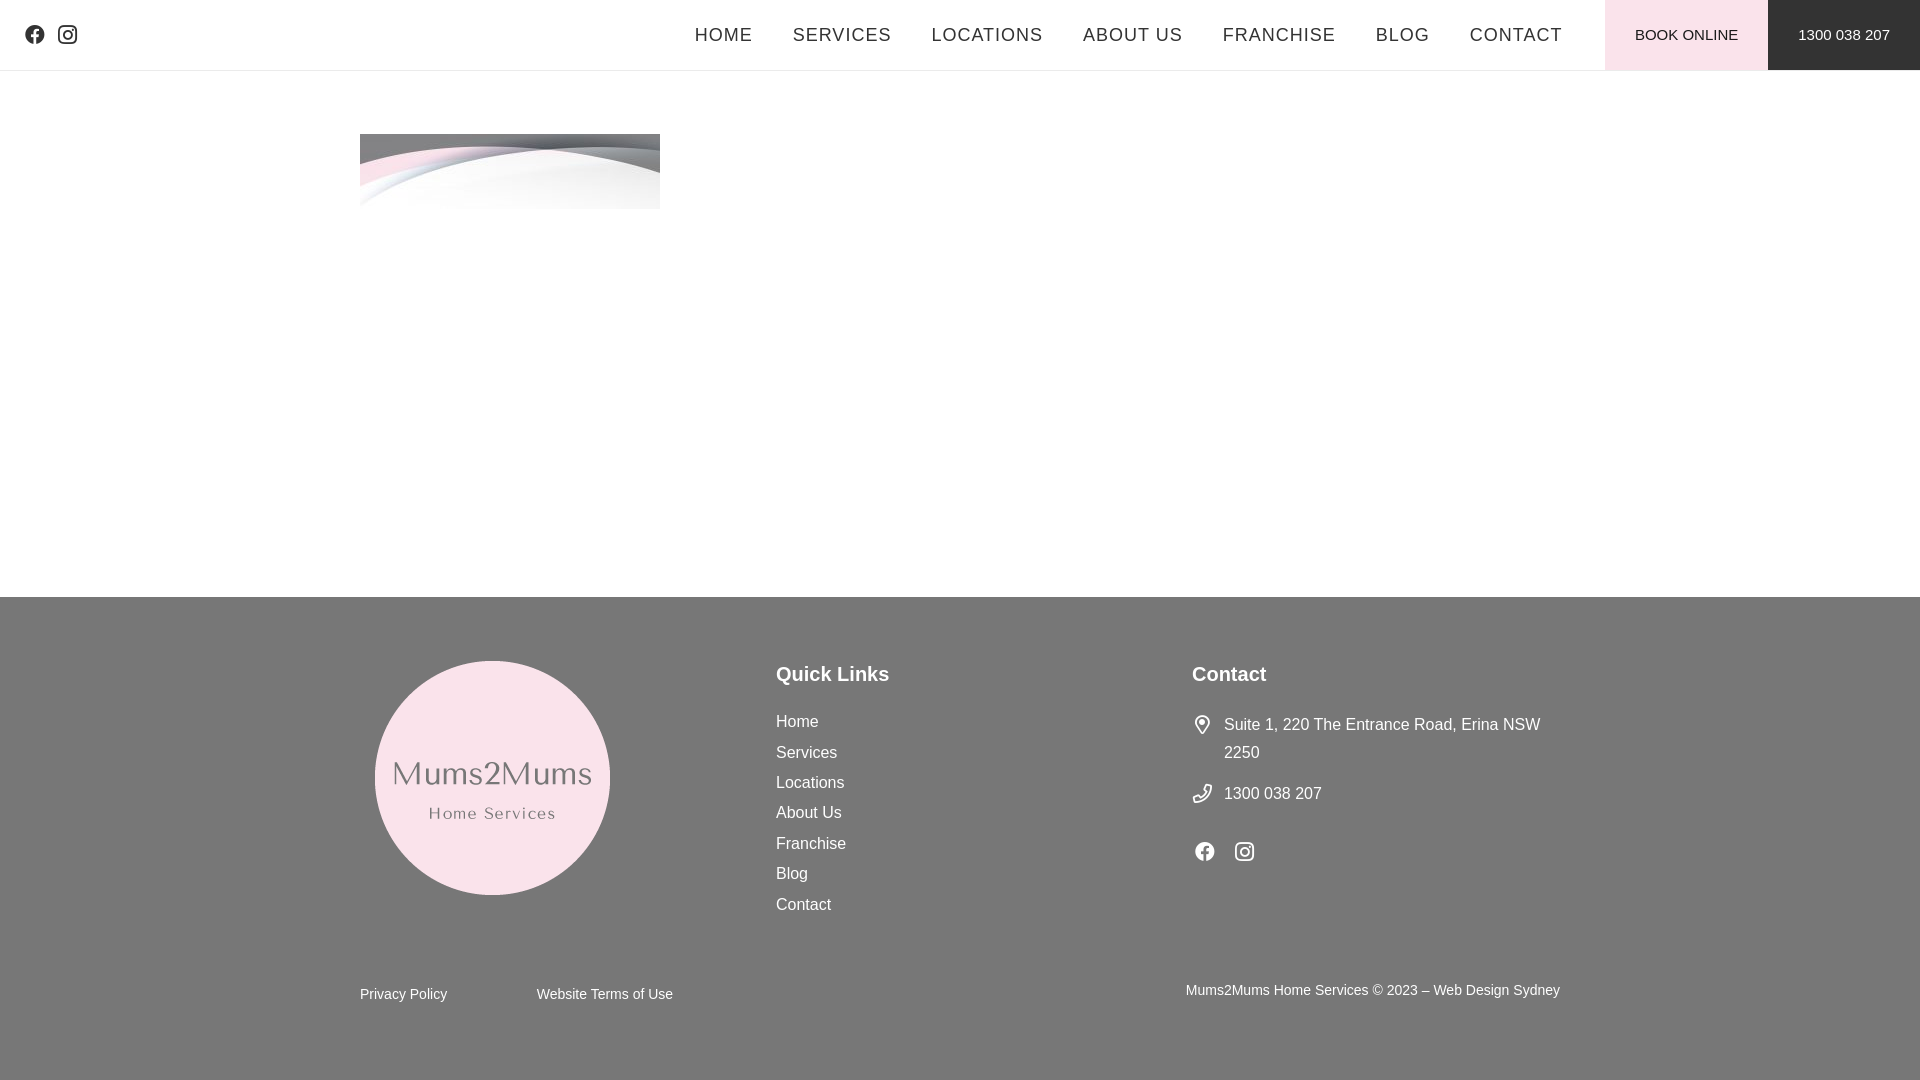 The height and width of the screenshot is (1080, 1920). I want to click on 'BOOK ONLINE', so click(1685, 34).